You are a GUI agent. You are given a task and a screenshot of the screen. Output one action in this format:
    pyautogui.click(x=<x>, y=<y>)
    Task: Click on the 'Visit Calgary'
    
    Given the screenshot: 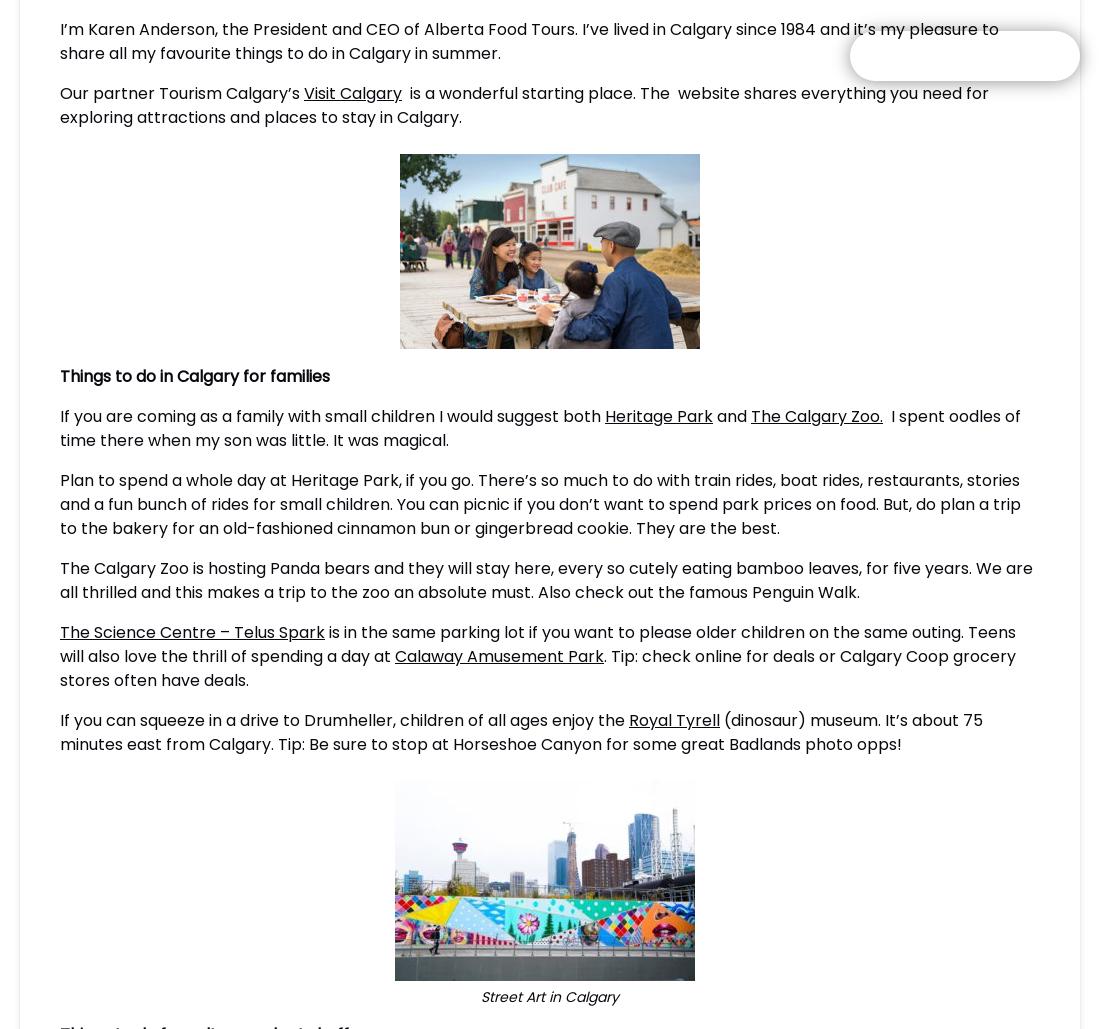 What is the action you would take?
    pyautogui.click(x=352, y=92)
    